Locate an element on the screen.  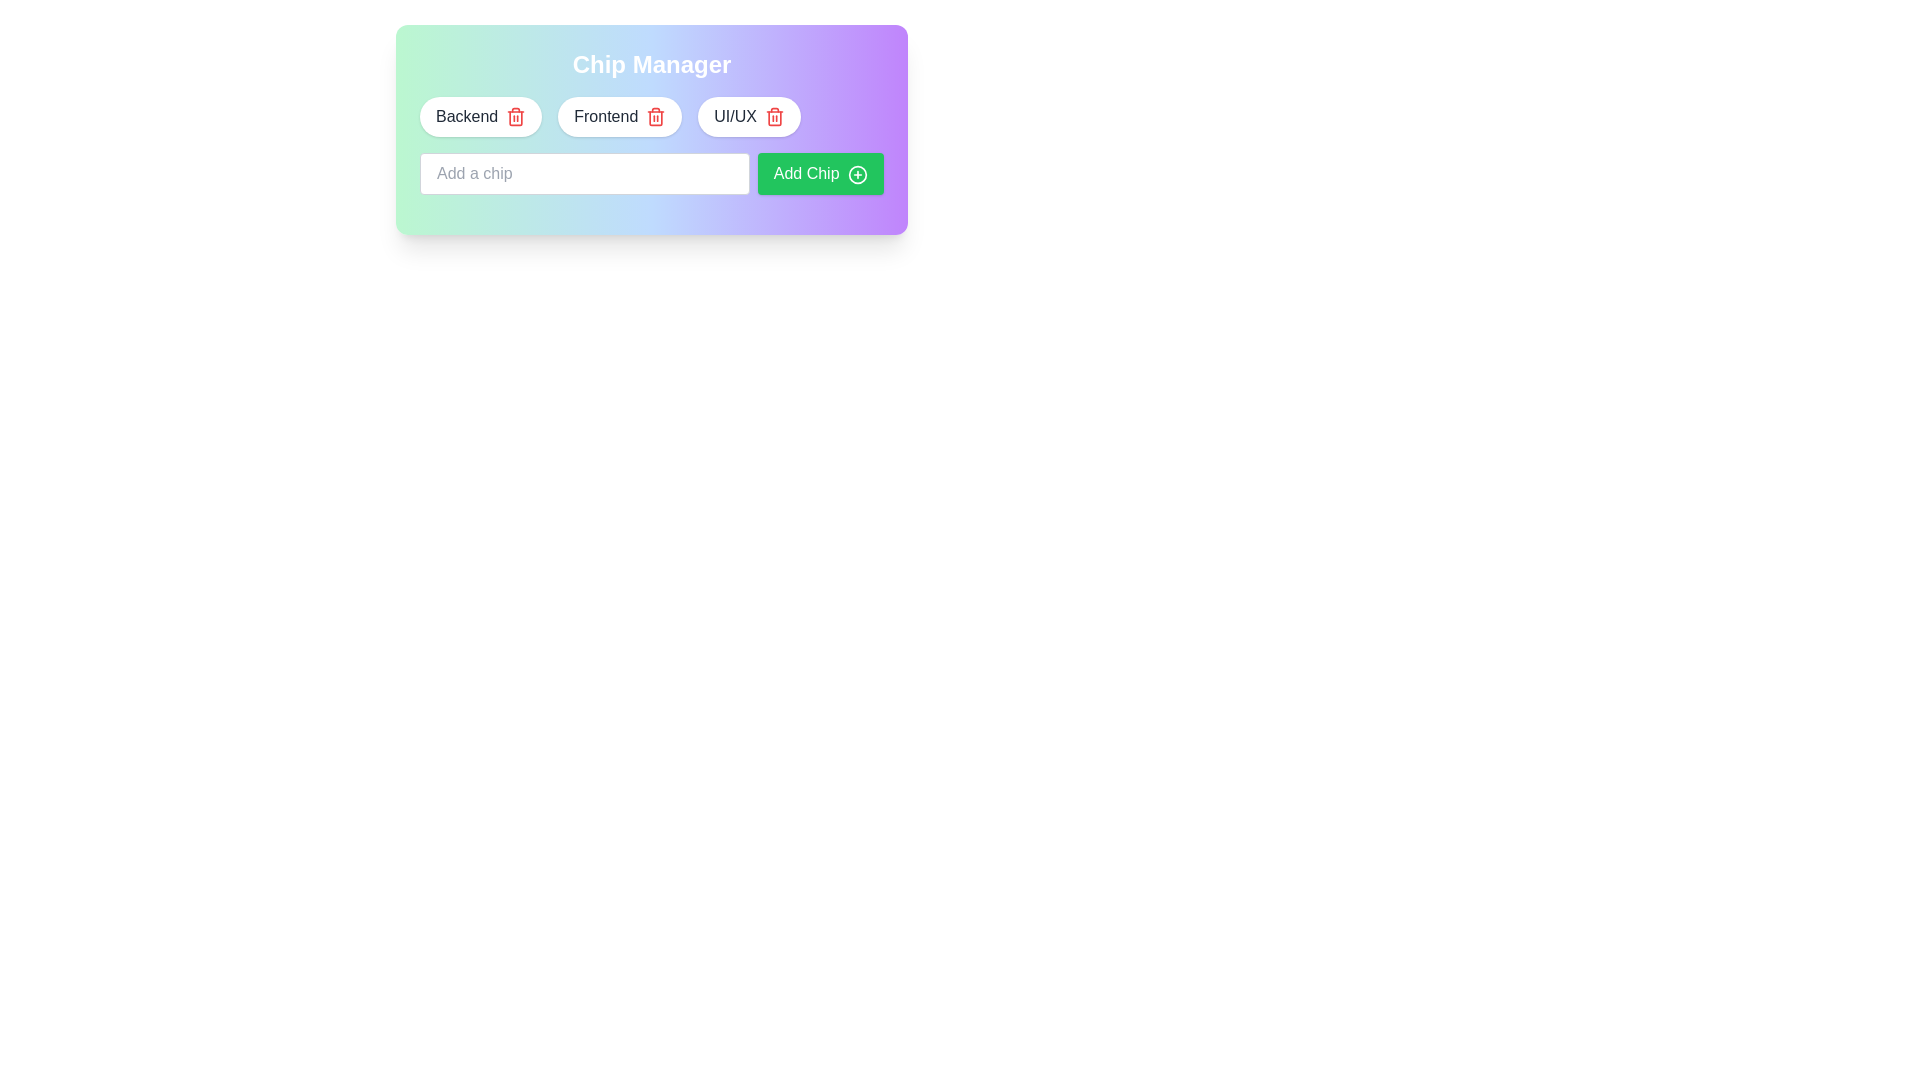
the trash icon on the right side of the 'UI/UX' interactive chip is located at coordinates (748, 116).